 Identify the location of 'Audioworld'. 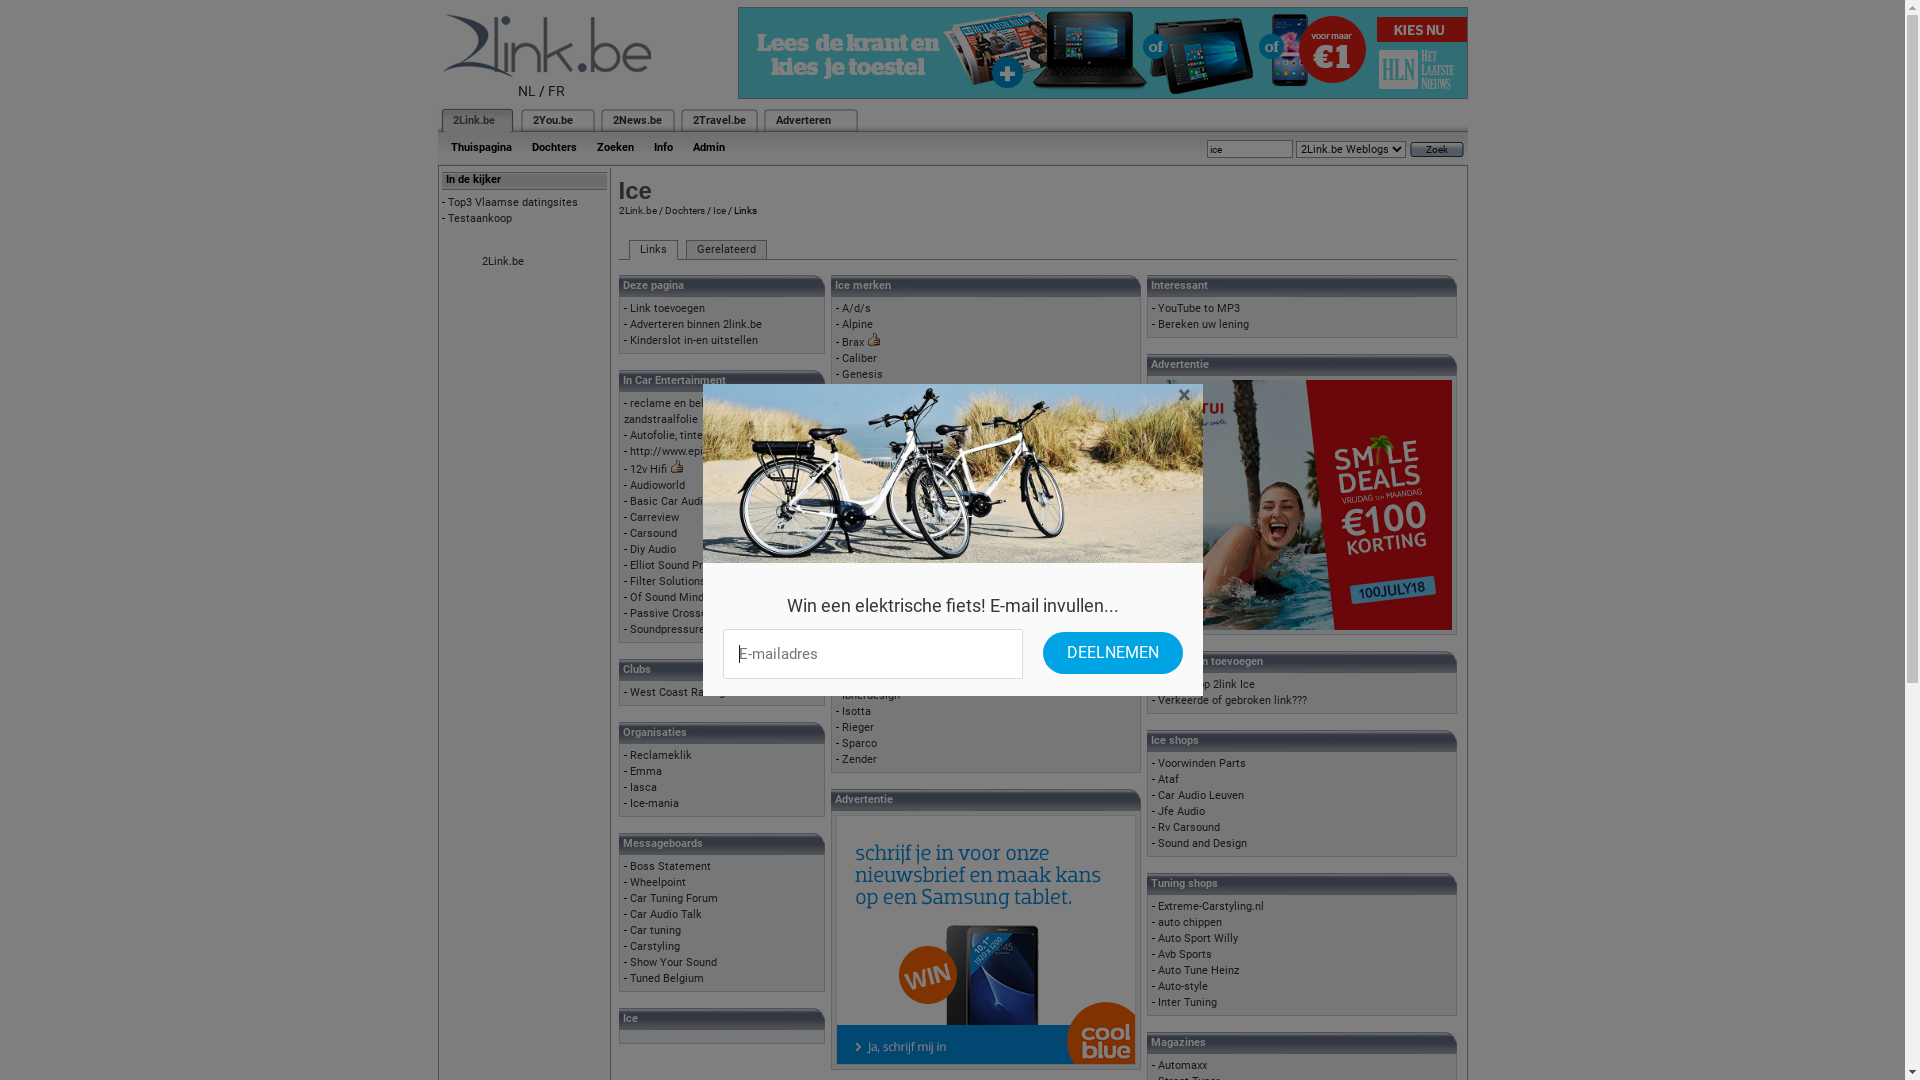
(657, 485).